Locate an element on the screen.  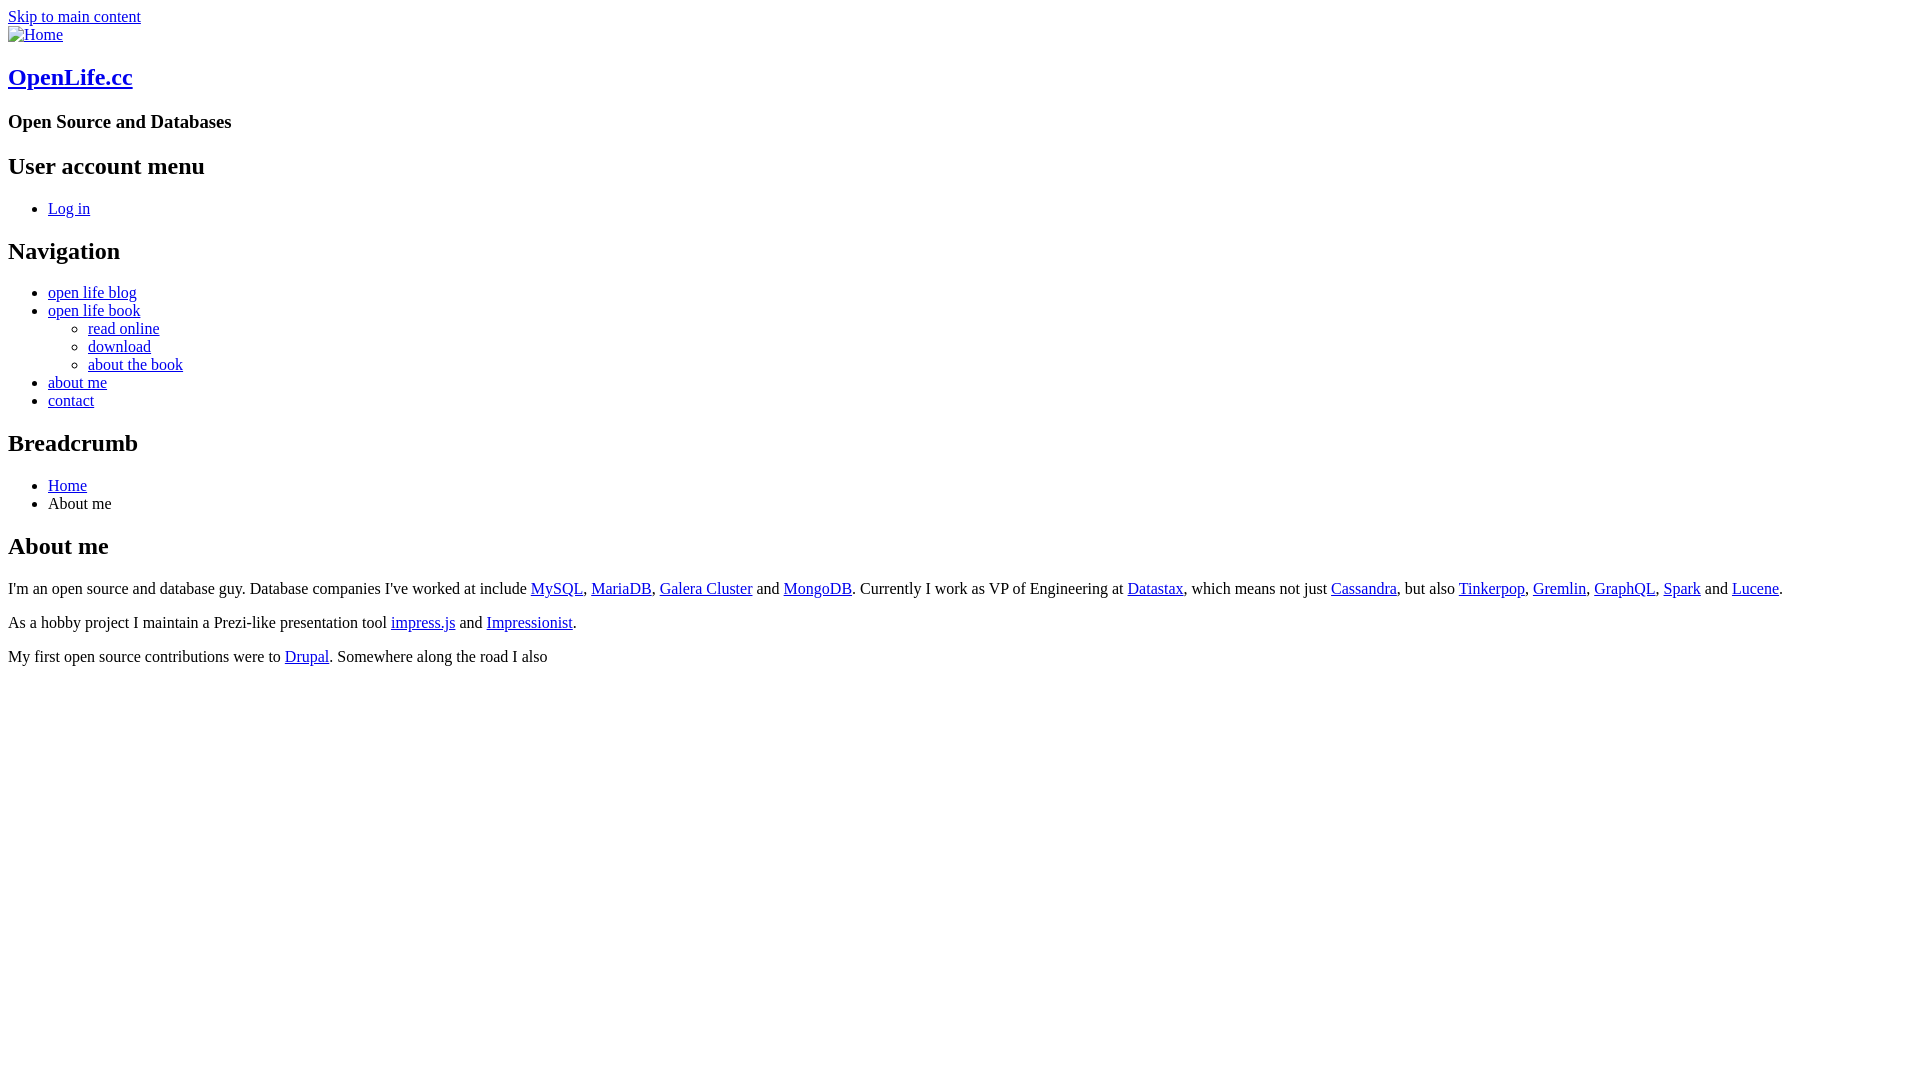
'Cassandra' is located at coordinates (1362, 587).